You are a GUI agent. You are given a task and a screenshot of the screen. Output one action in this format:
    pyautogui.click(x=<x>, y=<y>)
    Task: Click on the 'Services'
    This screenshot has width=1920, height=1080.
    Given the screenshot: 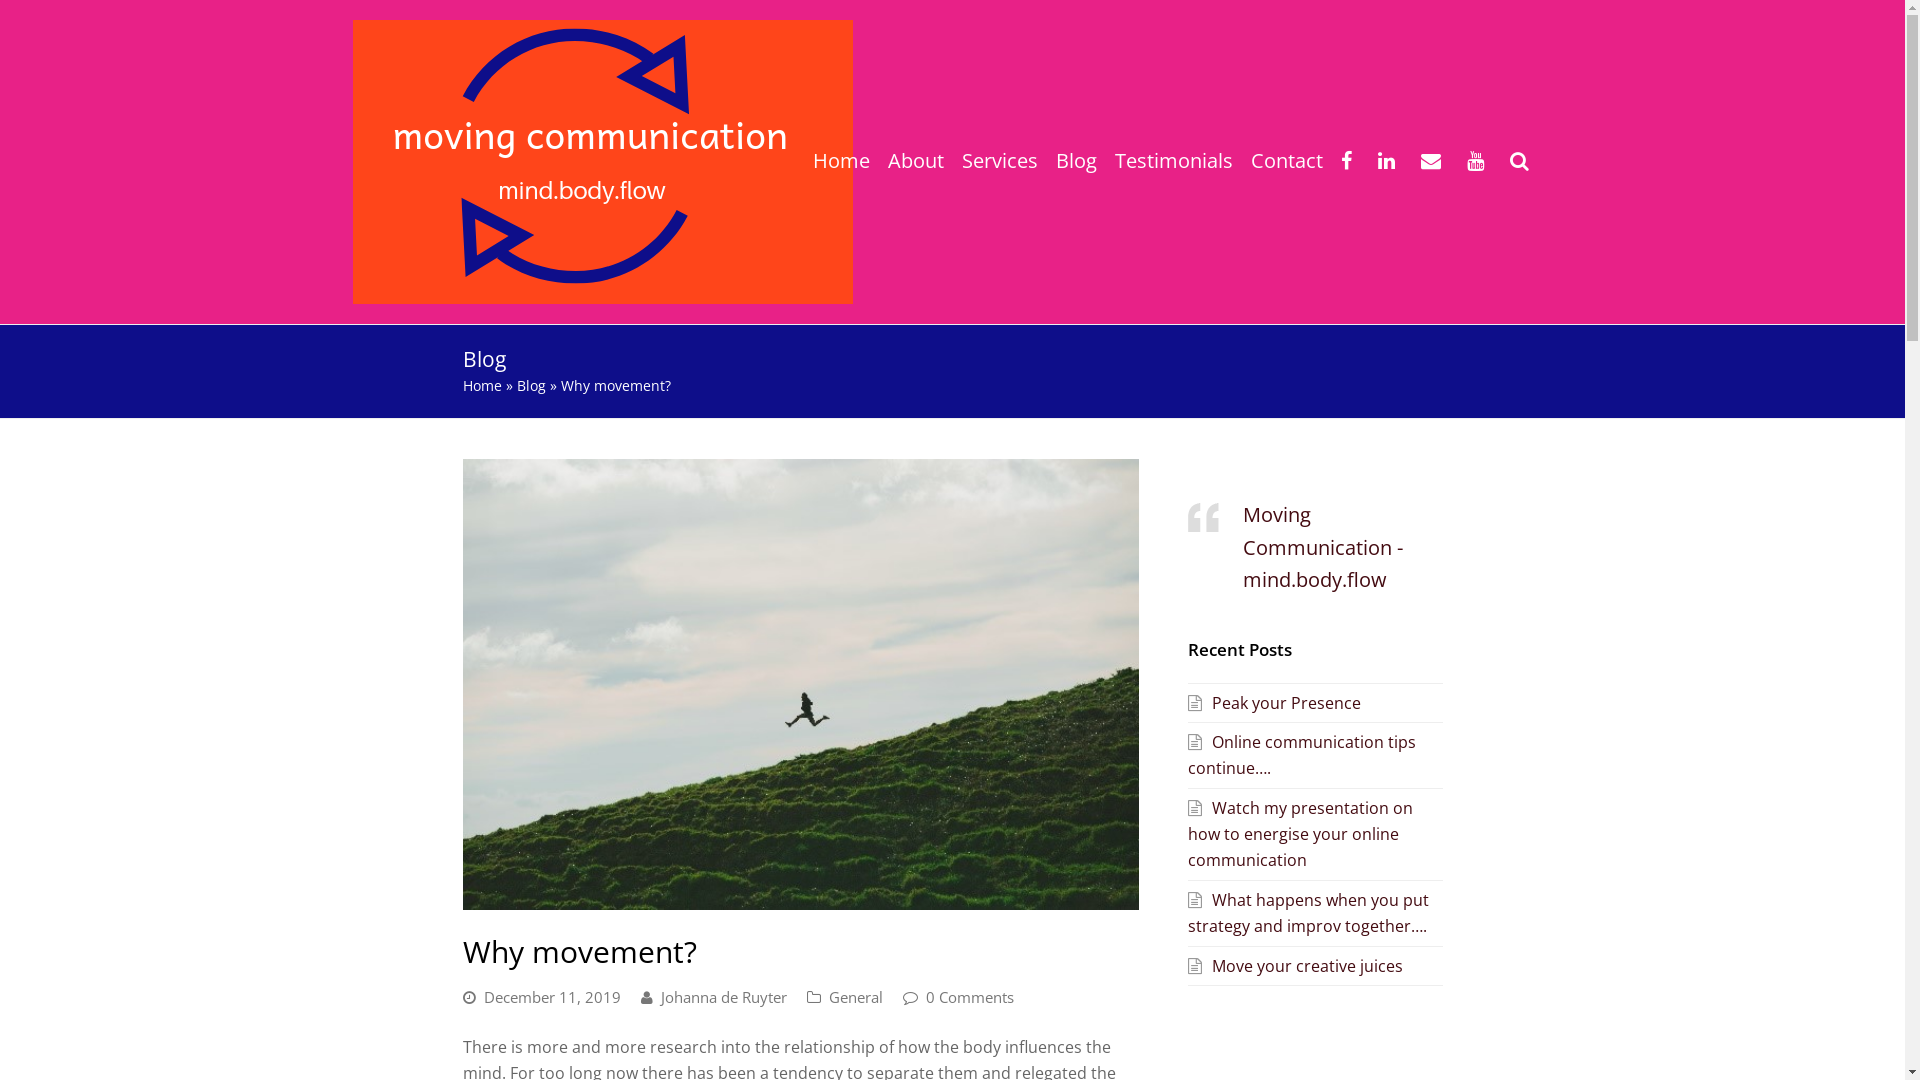 What is the action you would take?
    pyautogui.click(x=950, y=161)
    